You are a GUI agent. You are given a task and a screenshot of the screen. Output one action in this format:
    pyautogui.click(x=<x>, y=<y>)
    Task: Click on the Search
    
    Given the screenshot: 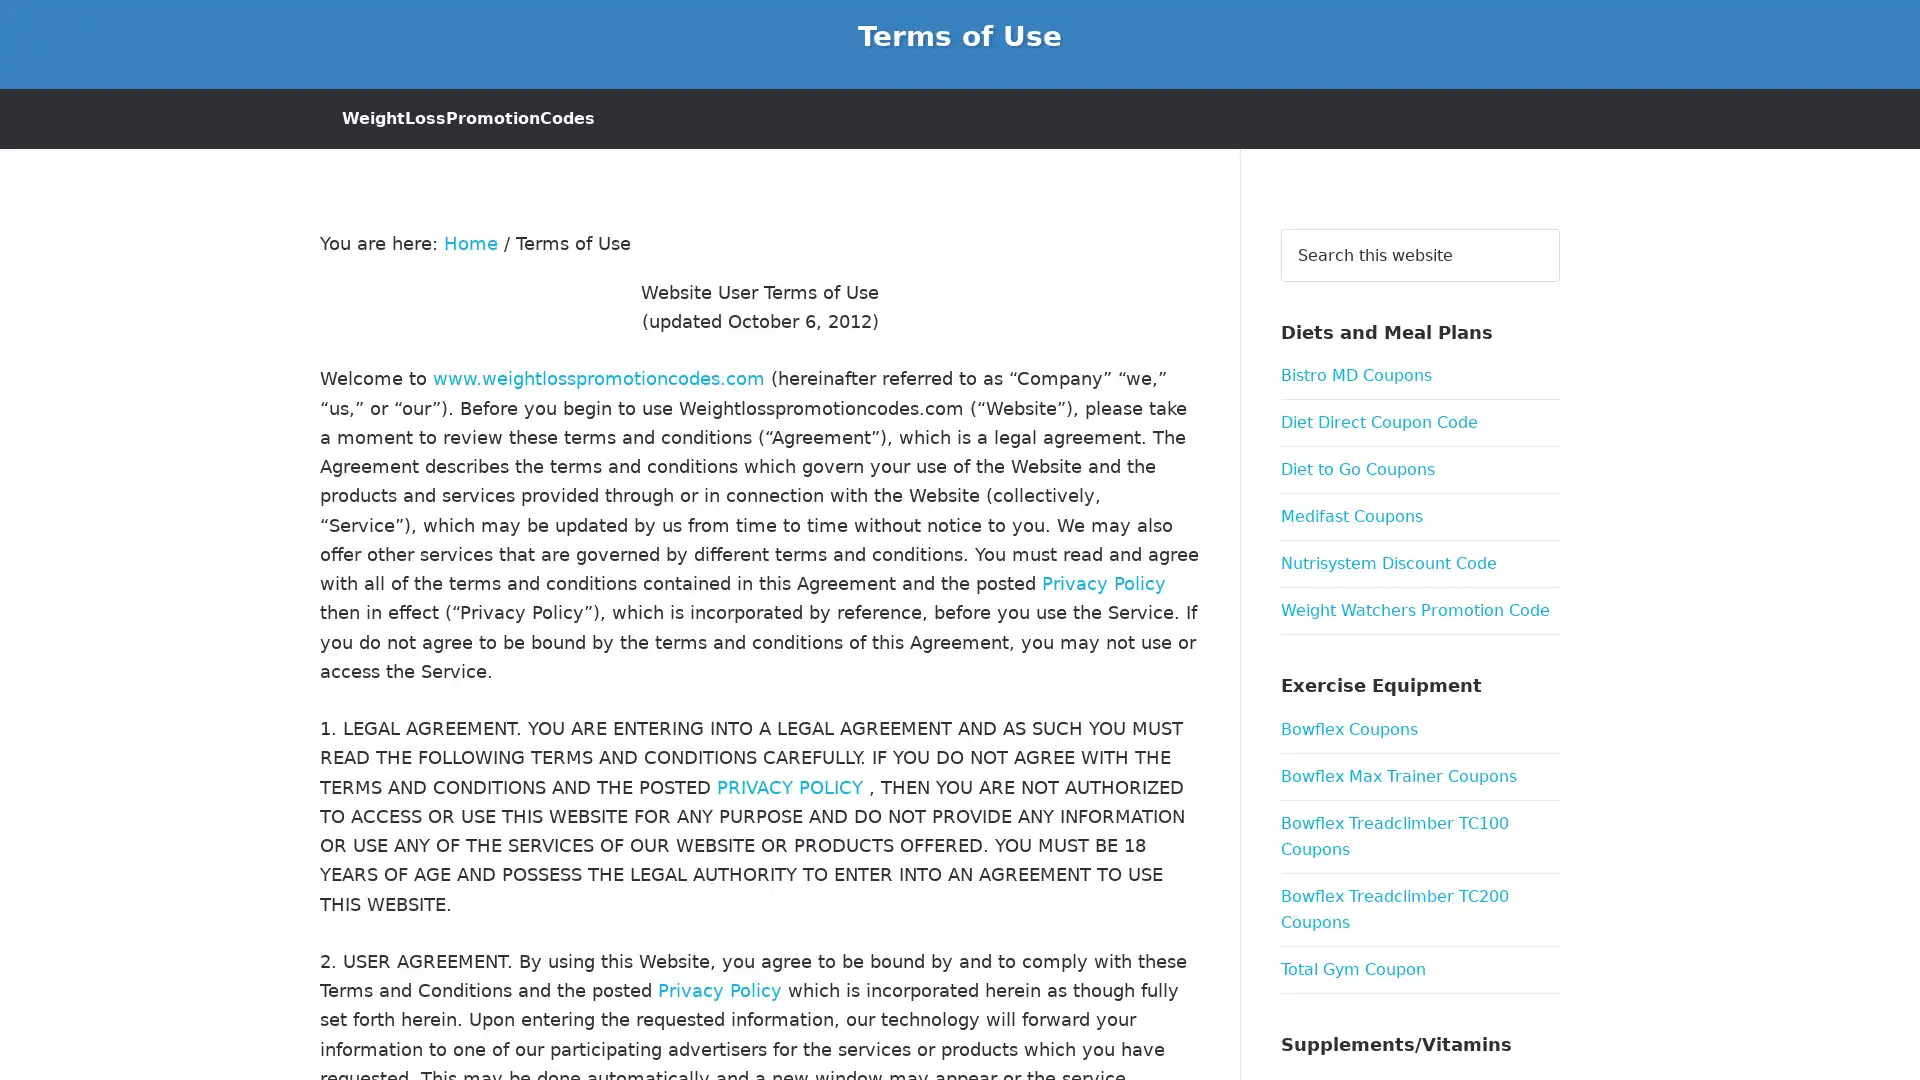 What is the action you would take?
    pyautogui.click(x=1558, y=226)
    